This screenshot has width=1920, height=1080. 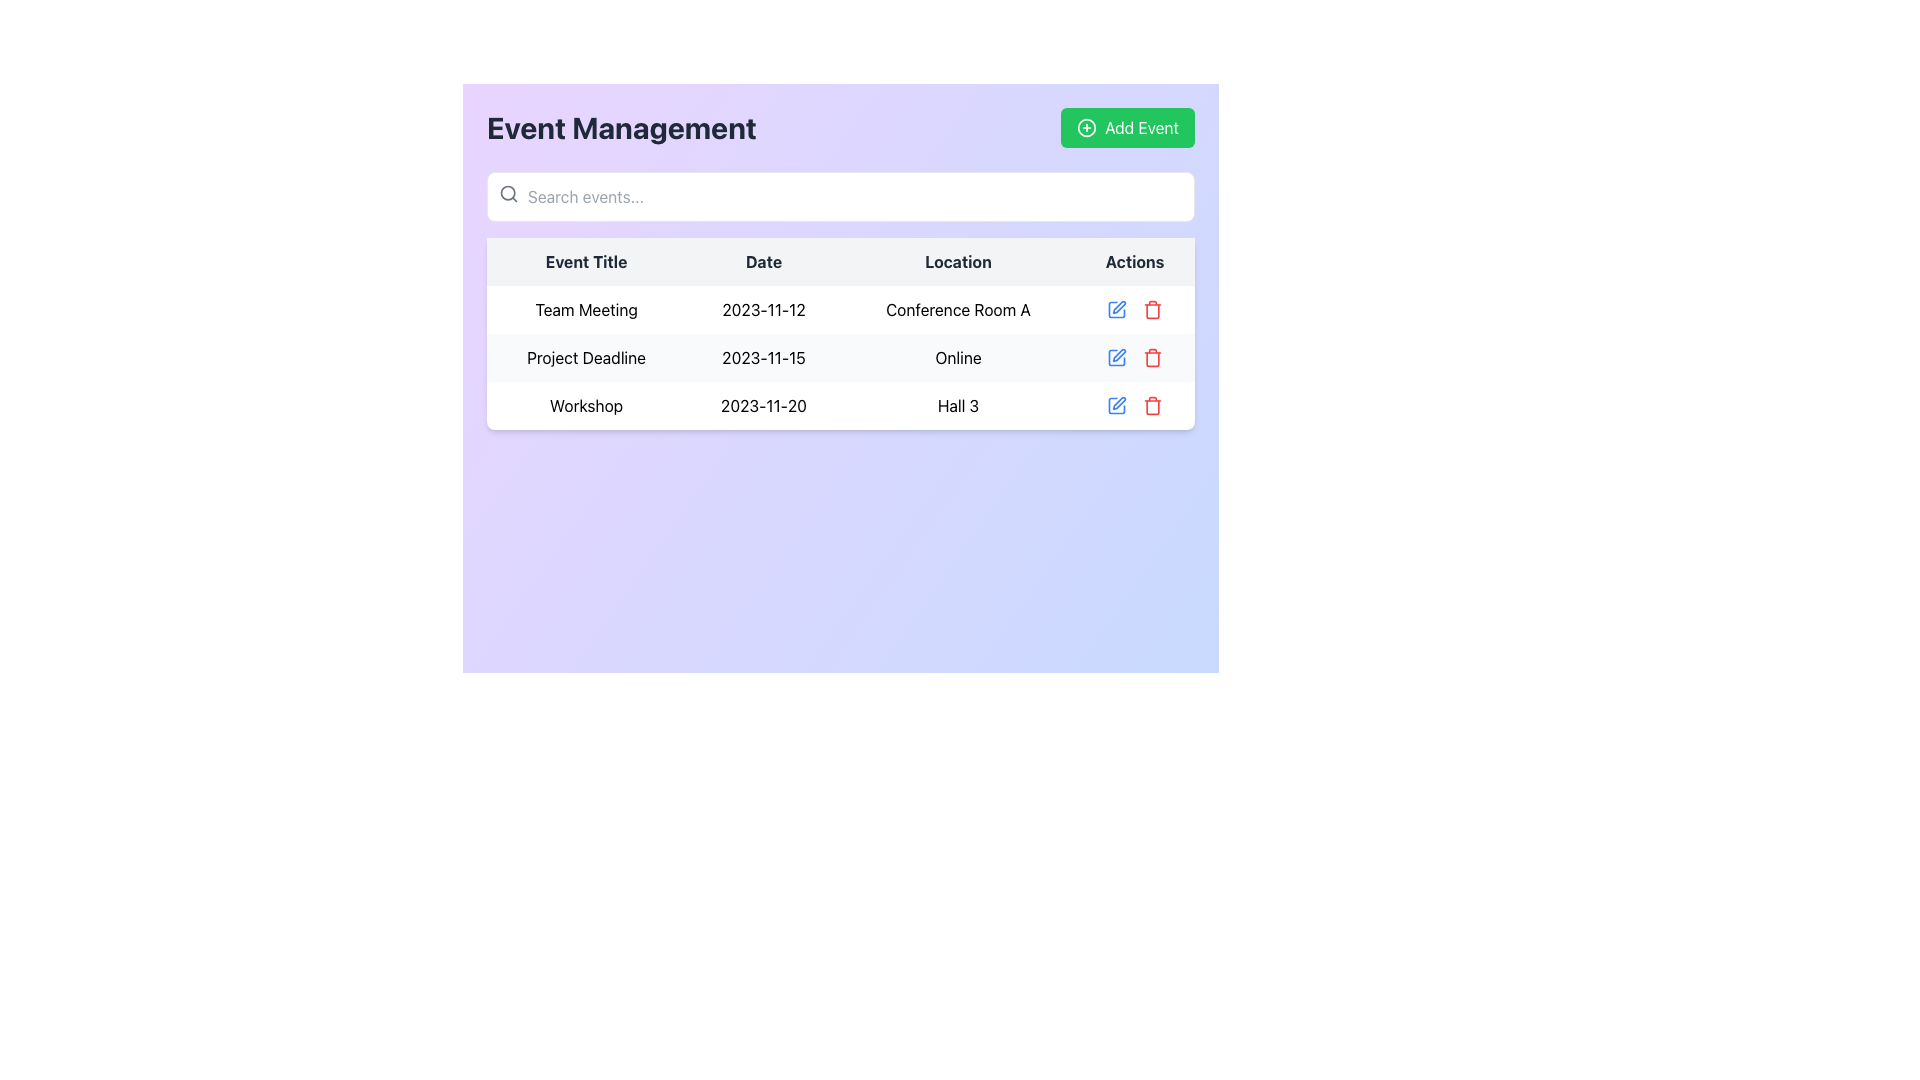 I want to click on the 'Date' header label in the table, which is the second item in the header row and helps identify the content in the corresponding column, so click(x=762, y=261).